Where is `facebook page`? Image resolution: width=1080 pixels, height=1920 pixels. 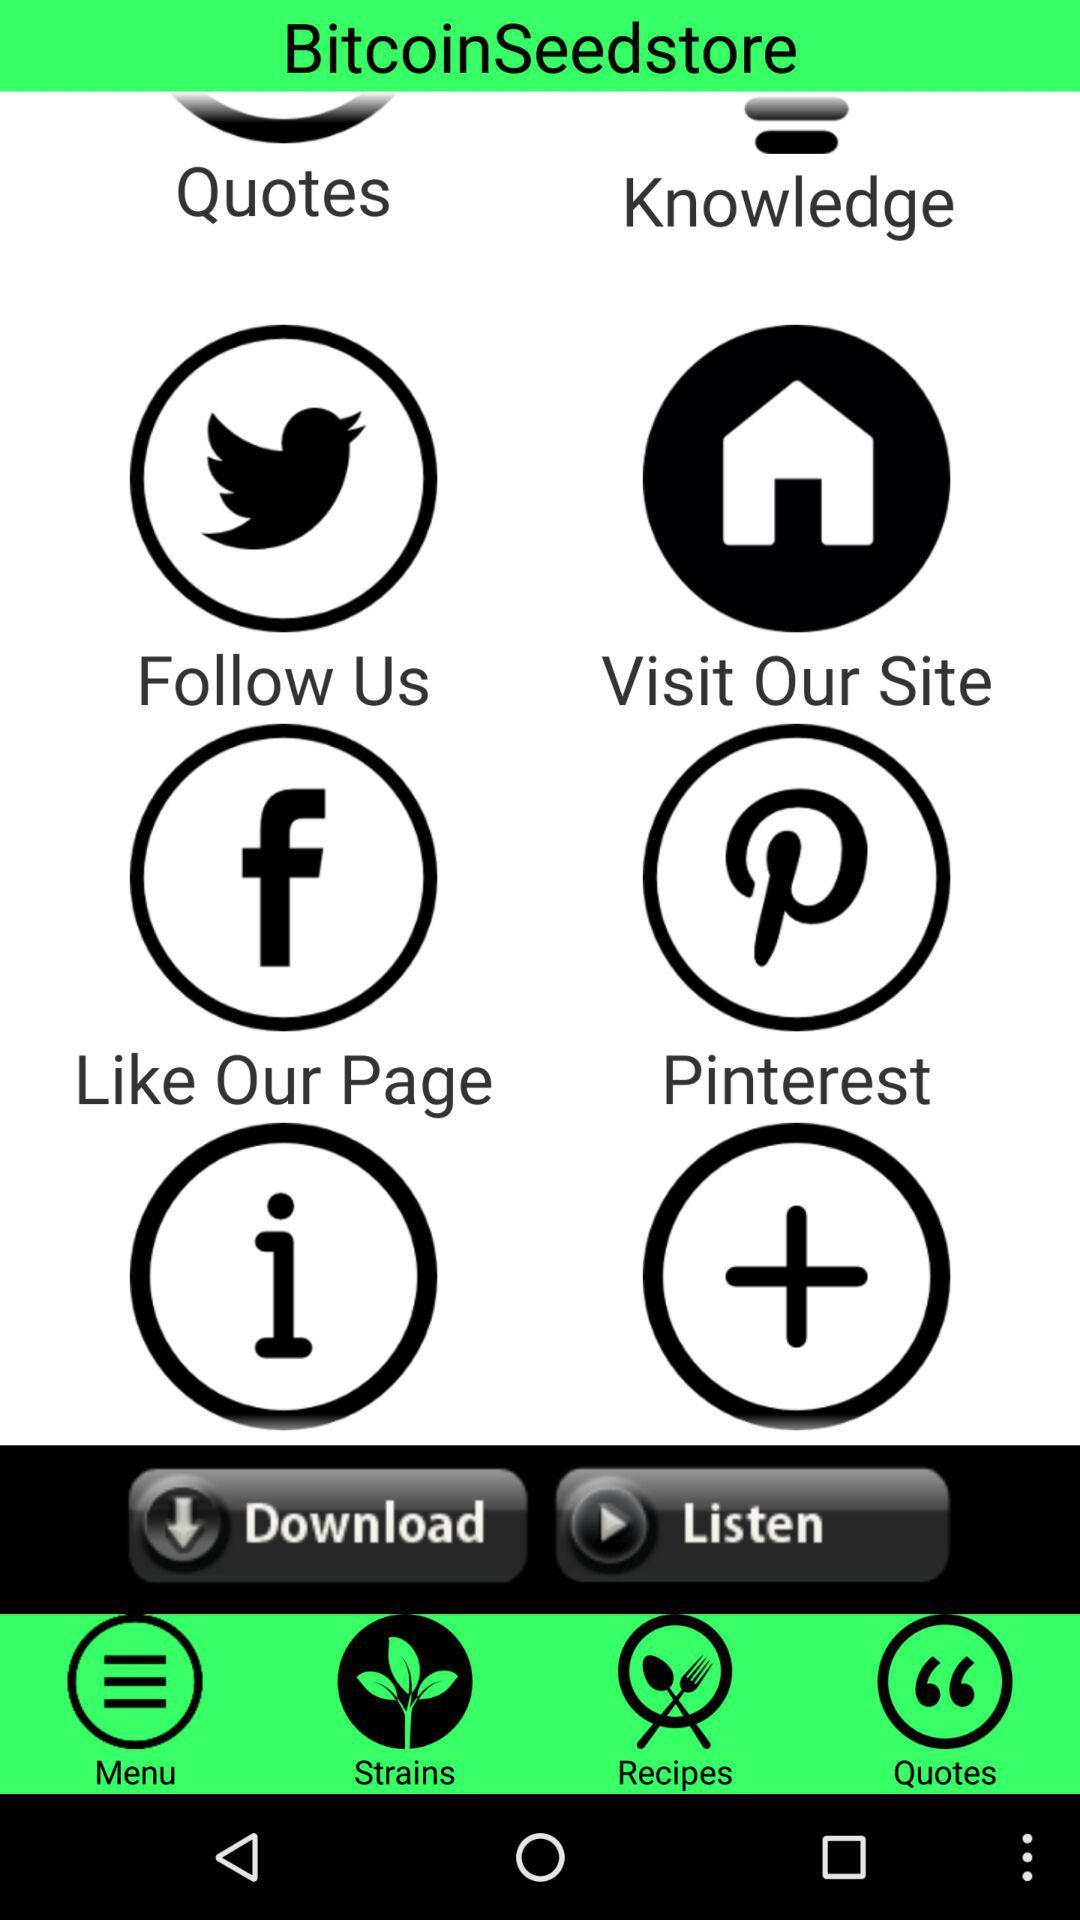 facebook page is located at coordinates (283, 877).